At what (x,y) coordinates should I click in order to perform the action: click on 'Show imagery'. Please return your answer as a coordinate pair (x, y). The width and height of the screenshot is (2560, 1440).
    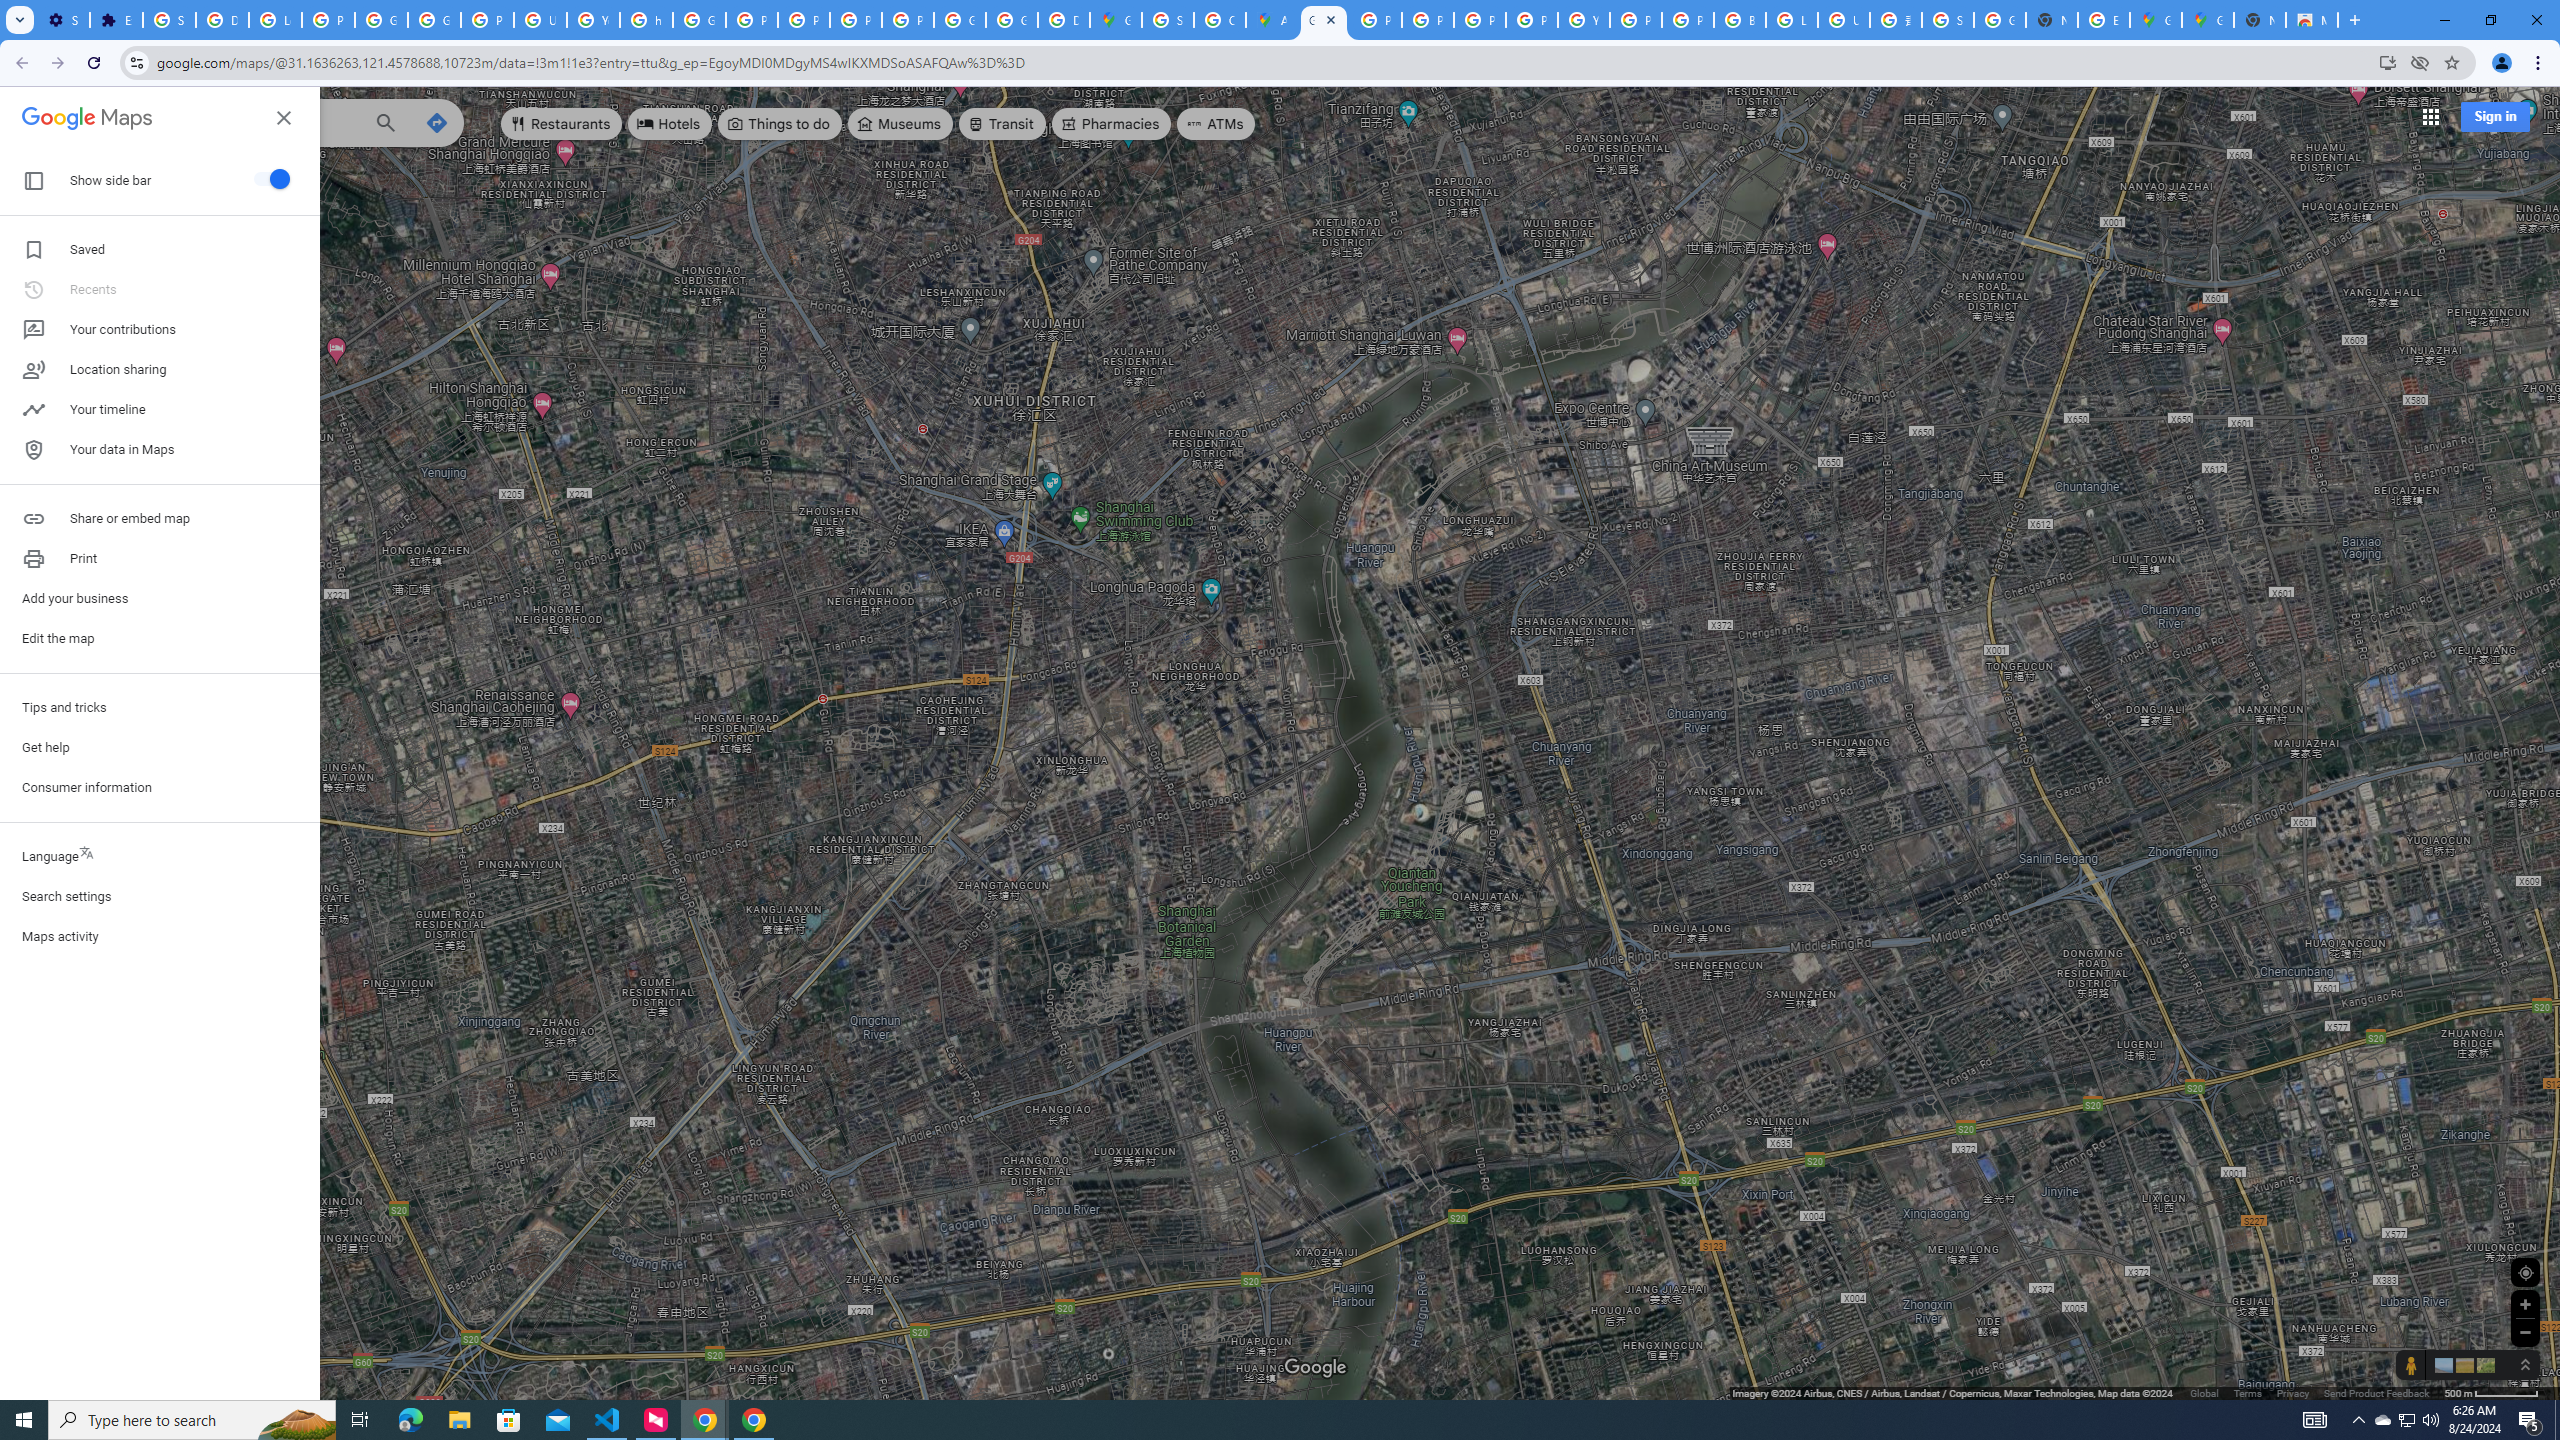
    Looking at the image, I should click on (2482, 1364).